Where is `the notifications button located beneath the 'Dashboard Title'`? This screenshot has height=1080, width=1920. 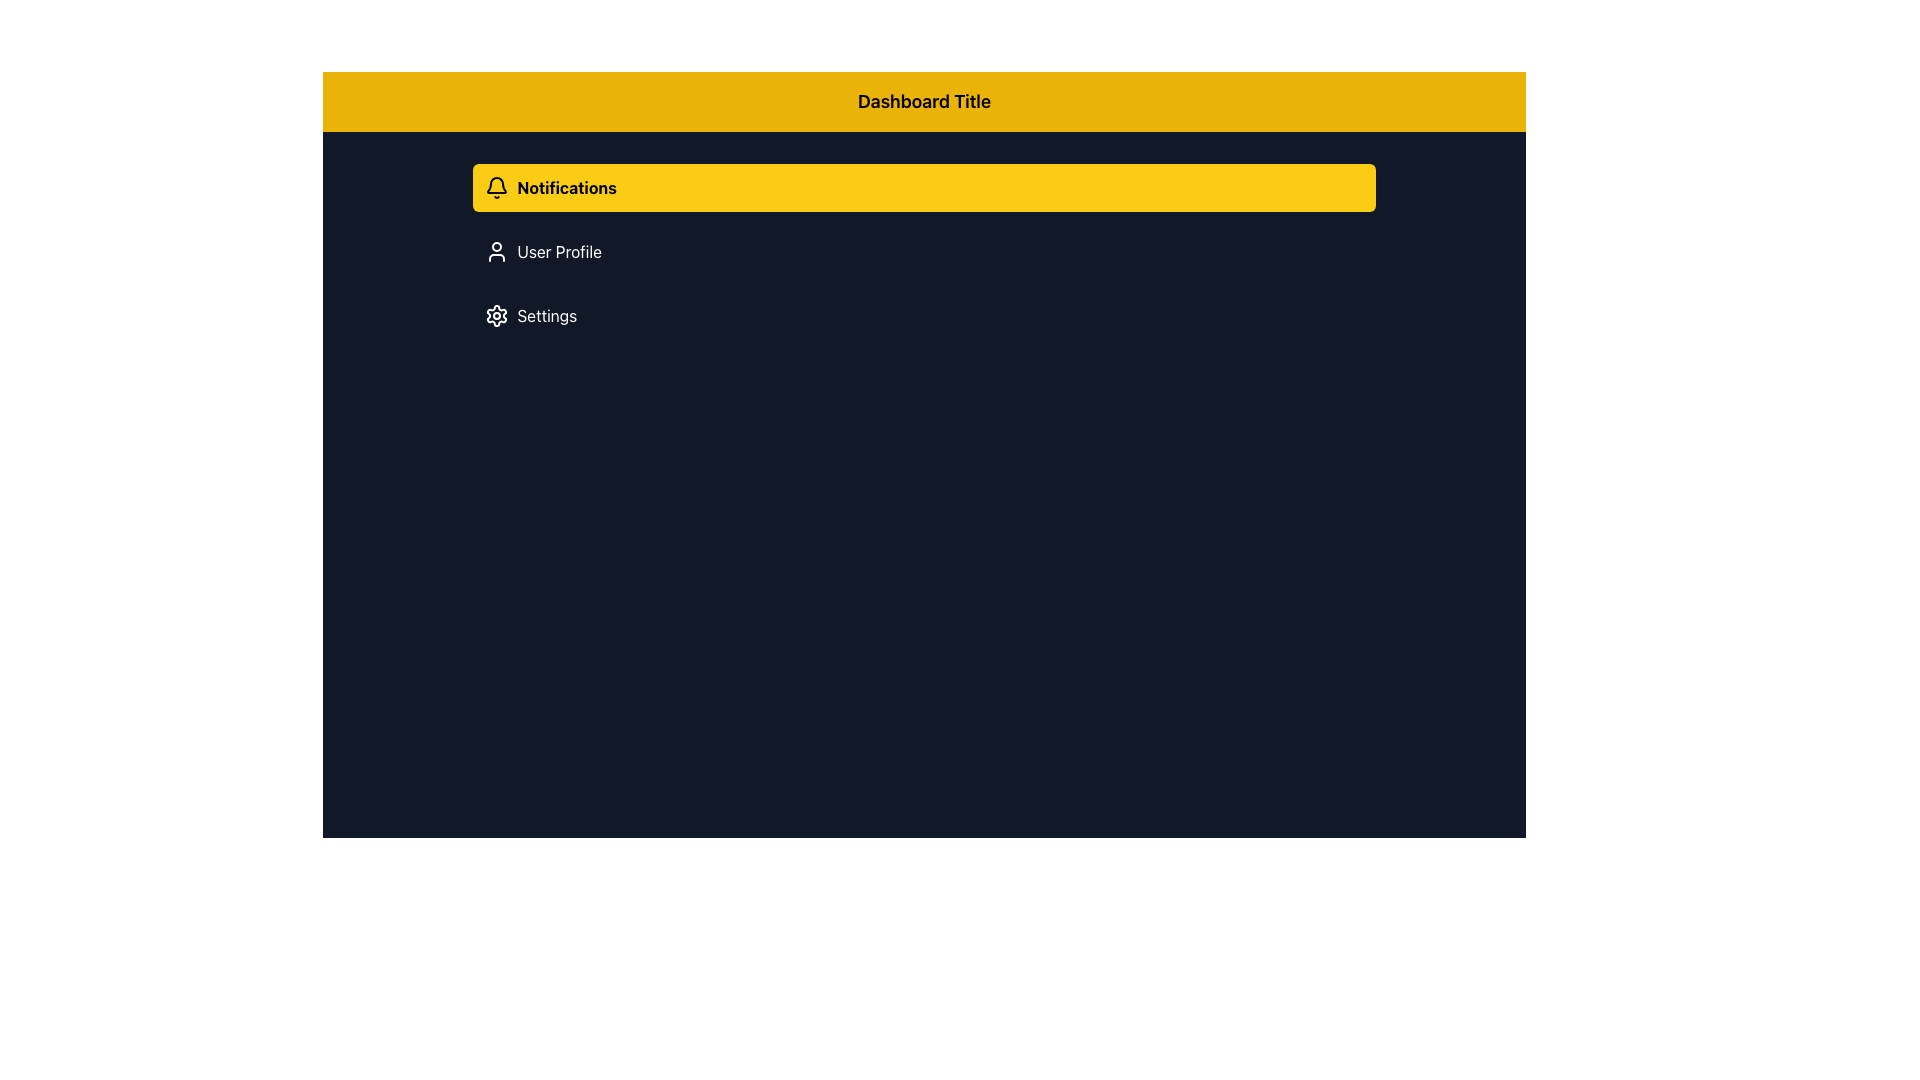
the notifications button located beneath the 'Dashboard Title' is located at coordinates (923, 188).